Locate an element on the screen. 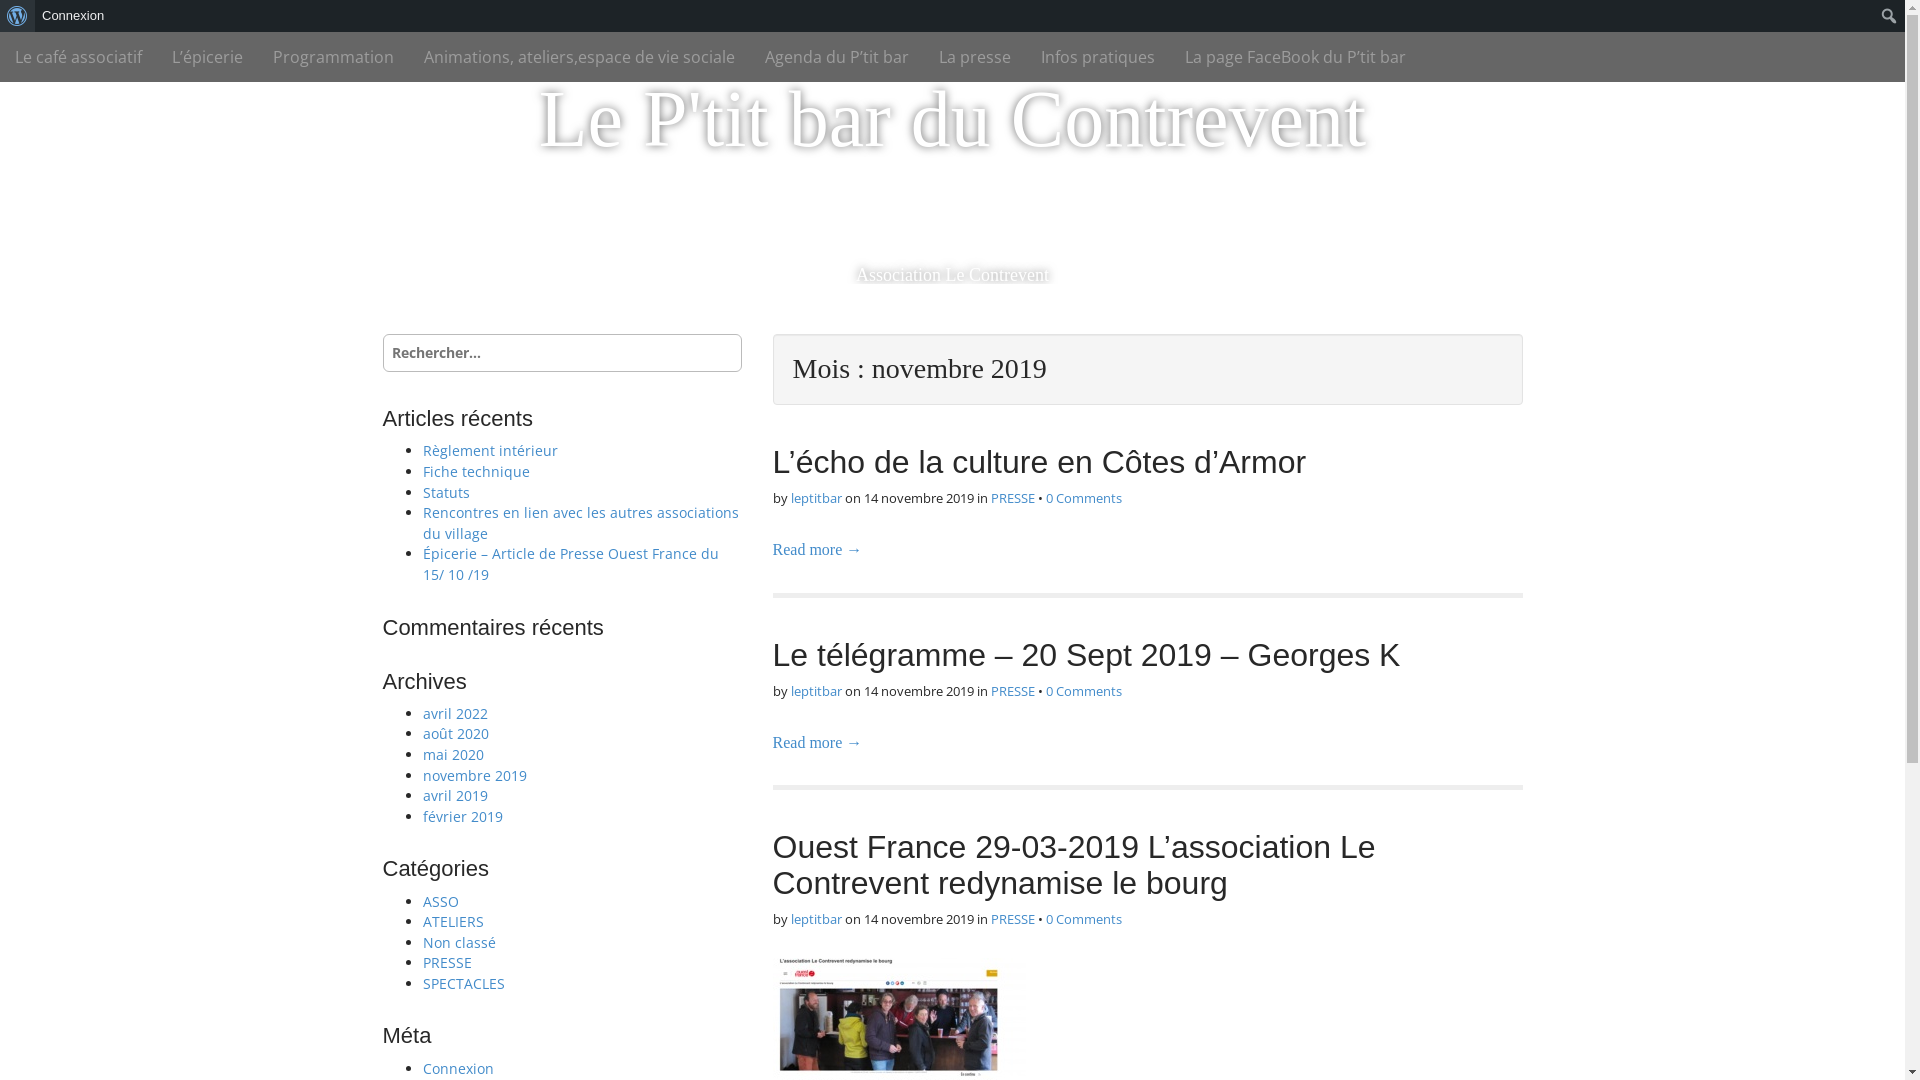 The height and width of the screenshot is (1080, 1920). 'Rencontres en lien avec les autres associations du village' is located at coordinates (579, 522).